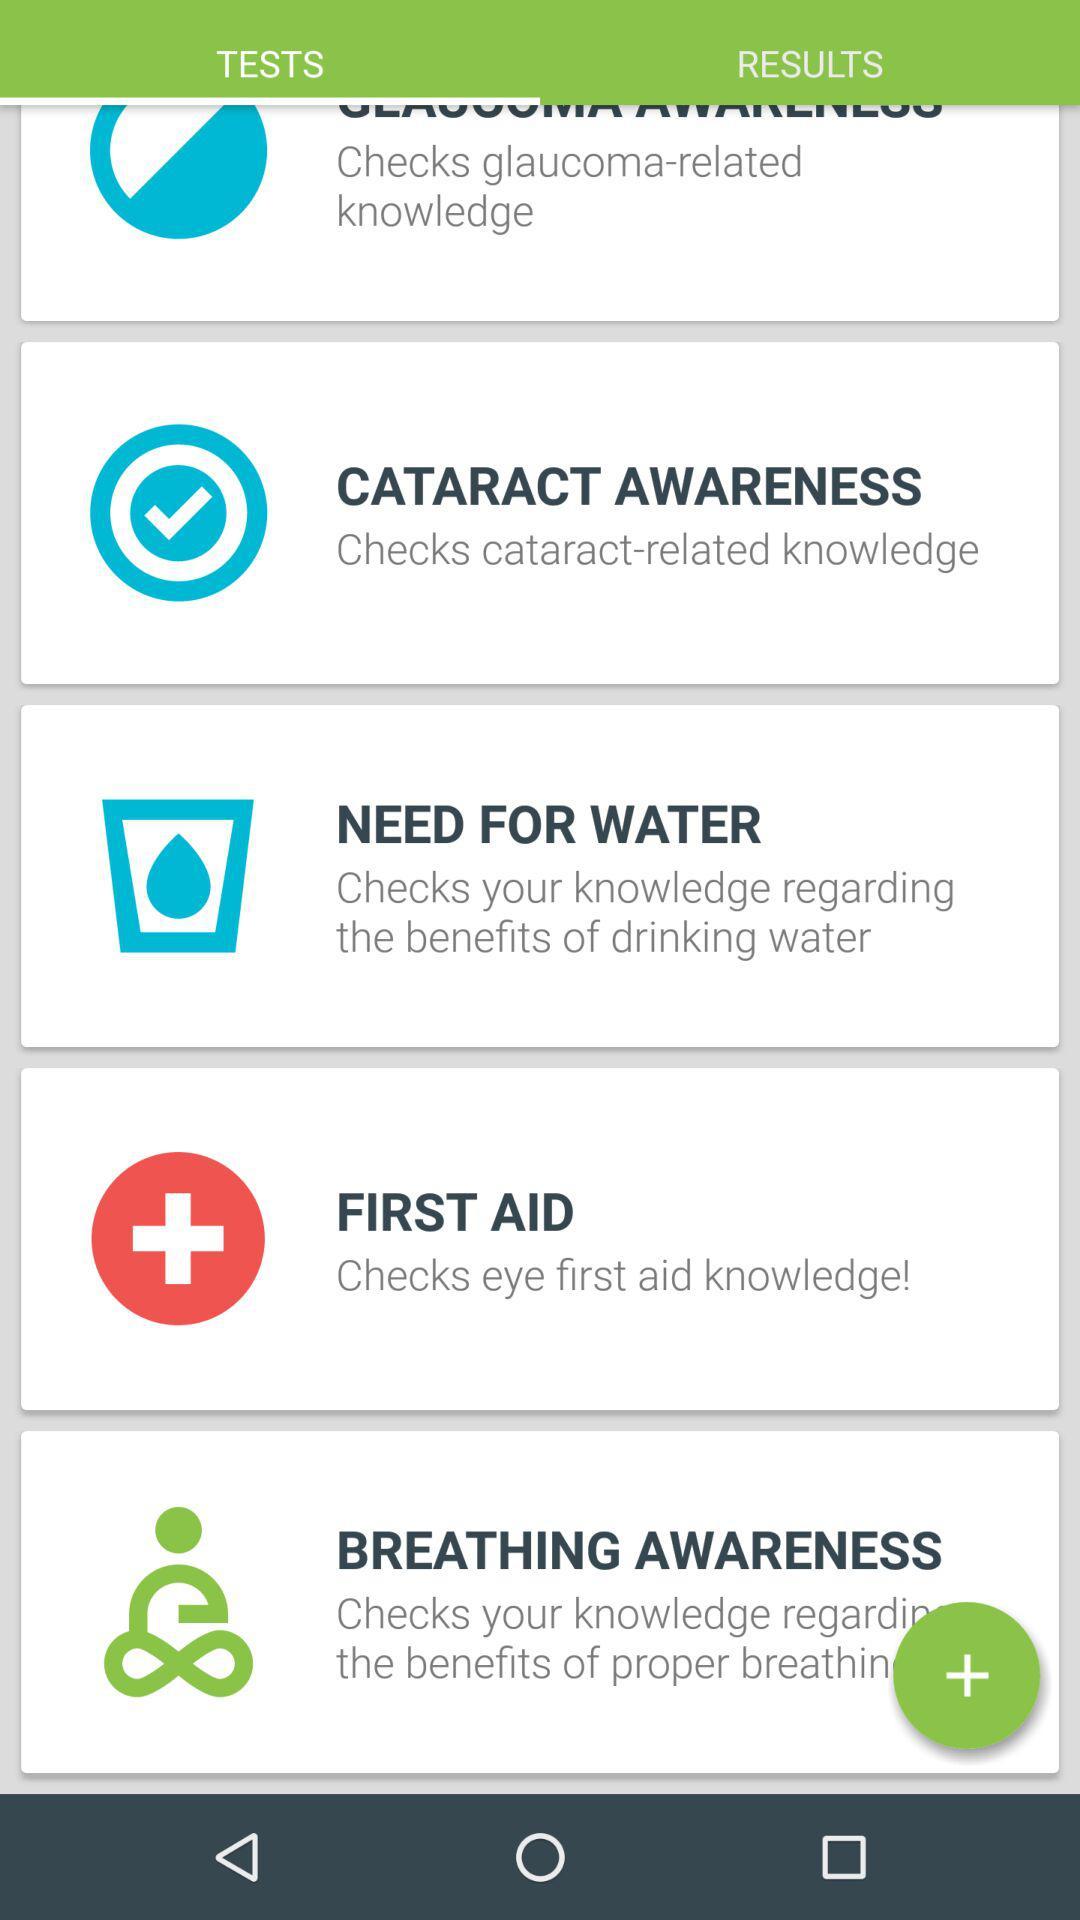 The height and width of the screenshot is (1920, 1080). Describe the element at coordinates (810, 52) in the screenshot. I see `item at the top right corner` at that location.